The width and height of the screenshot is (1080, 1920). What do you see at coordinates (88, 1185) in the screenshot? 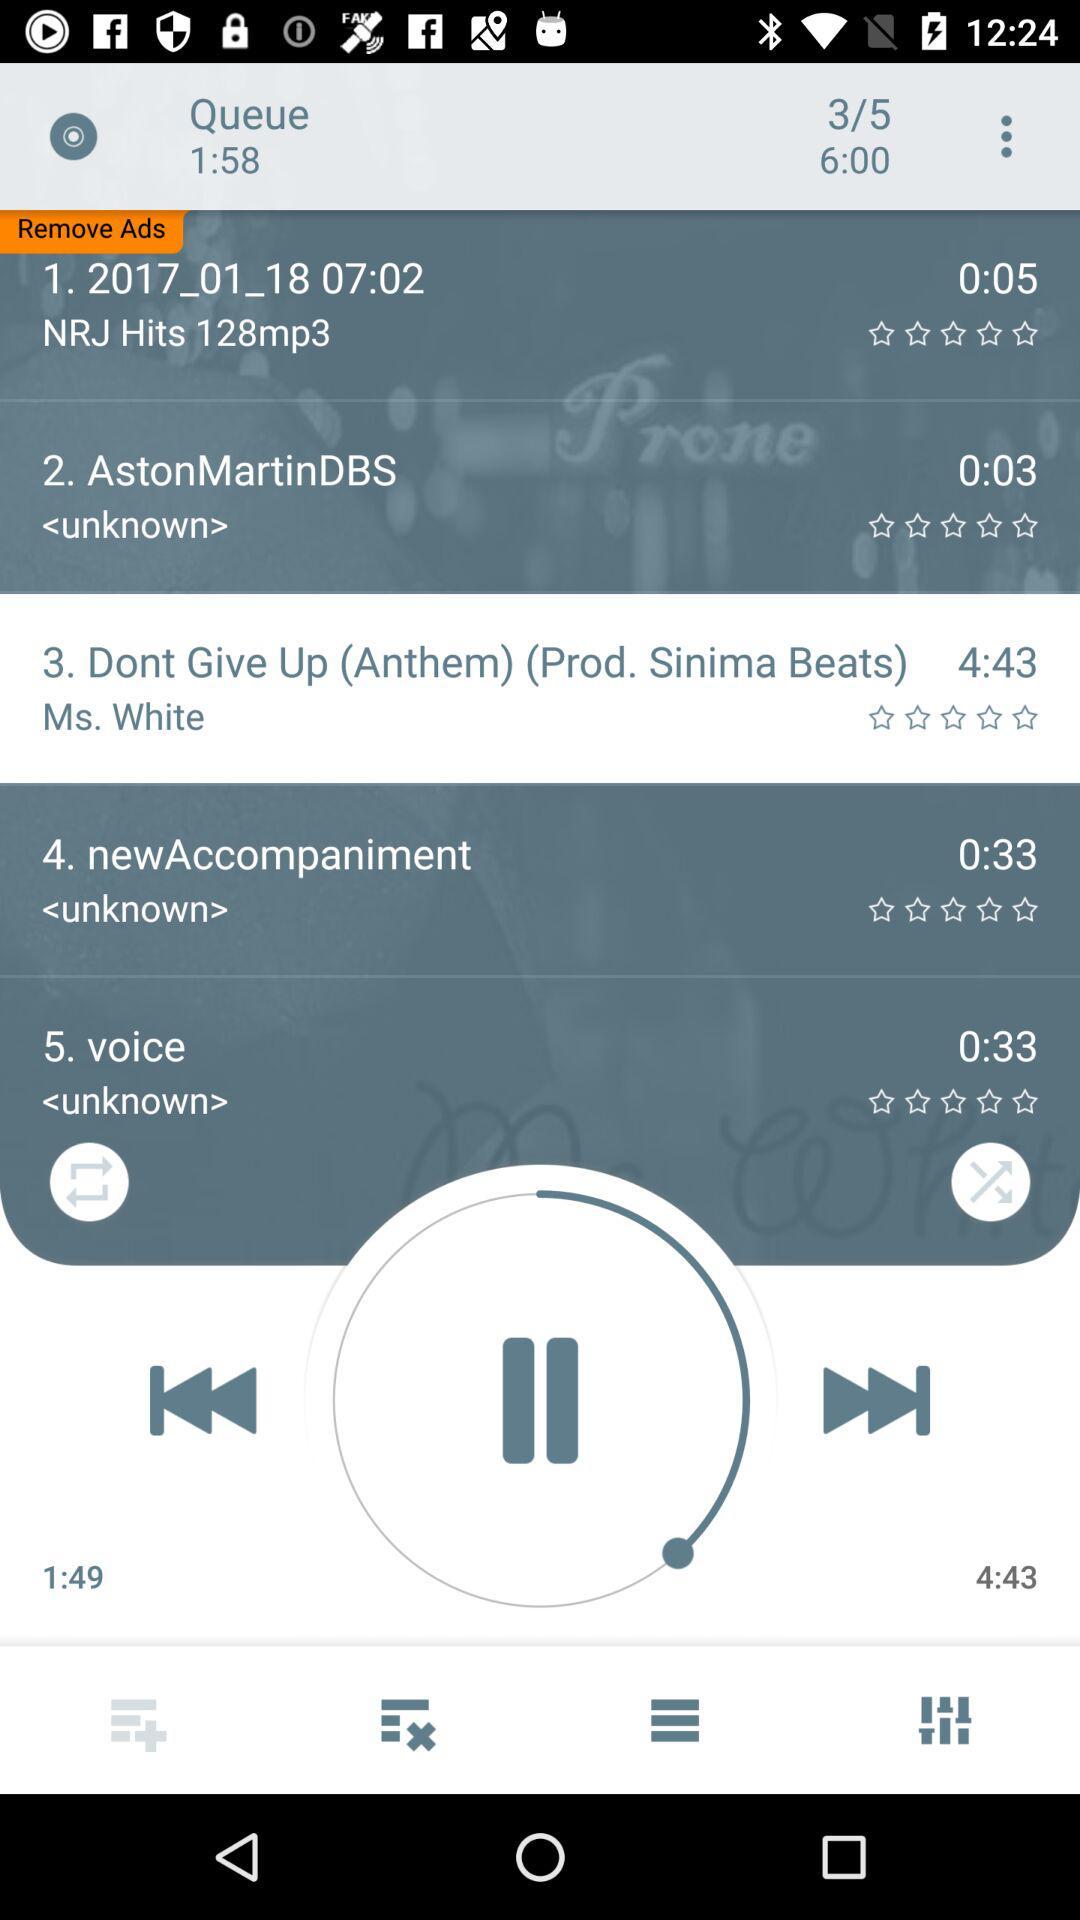
I see `the repeat icon` at bounding box center [88, 1185].